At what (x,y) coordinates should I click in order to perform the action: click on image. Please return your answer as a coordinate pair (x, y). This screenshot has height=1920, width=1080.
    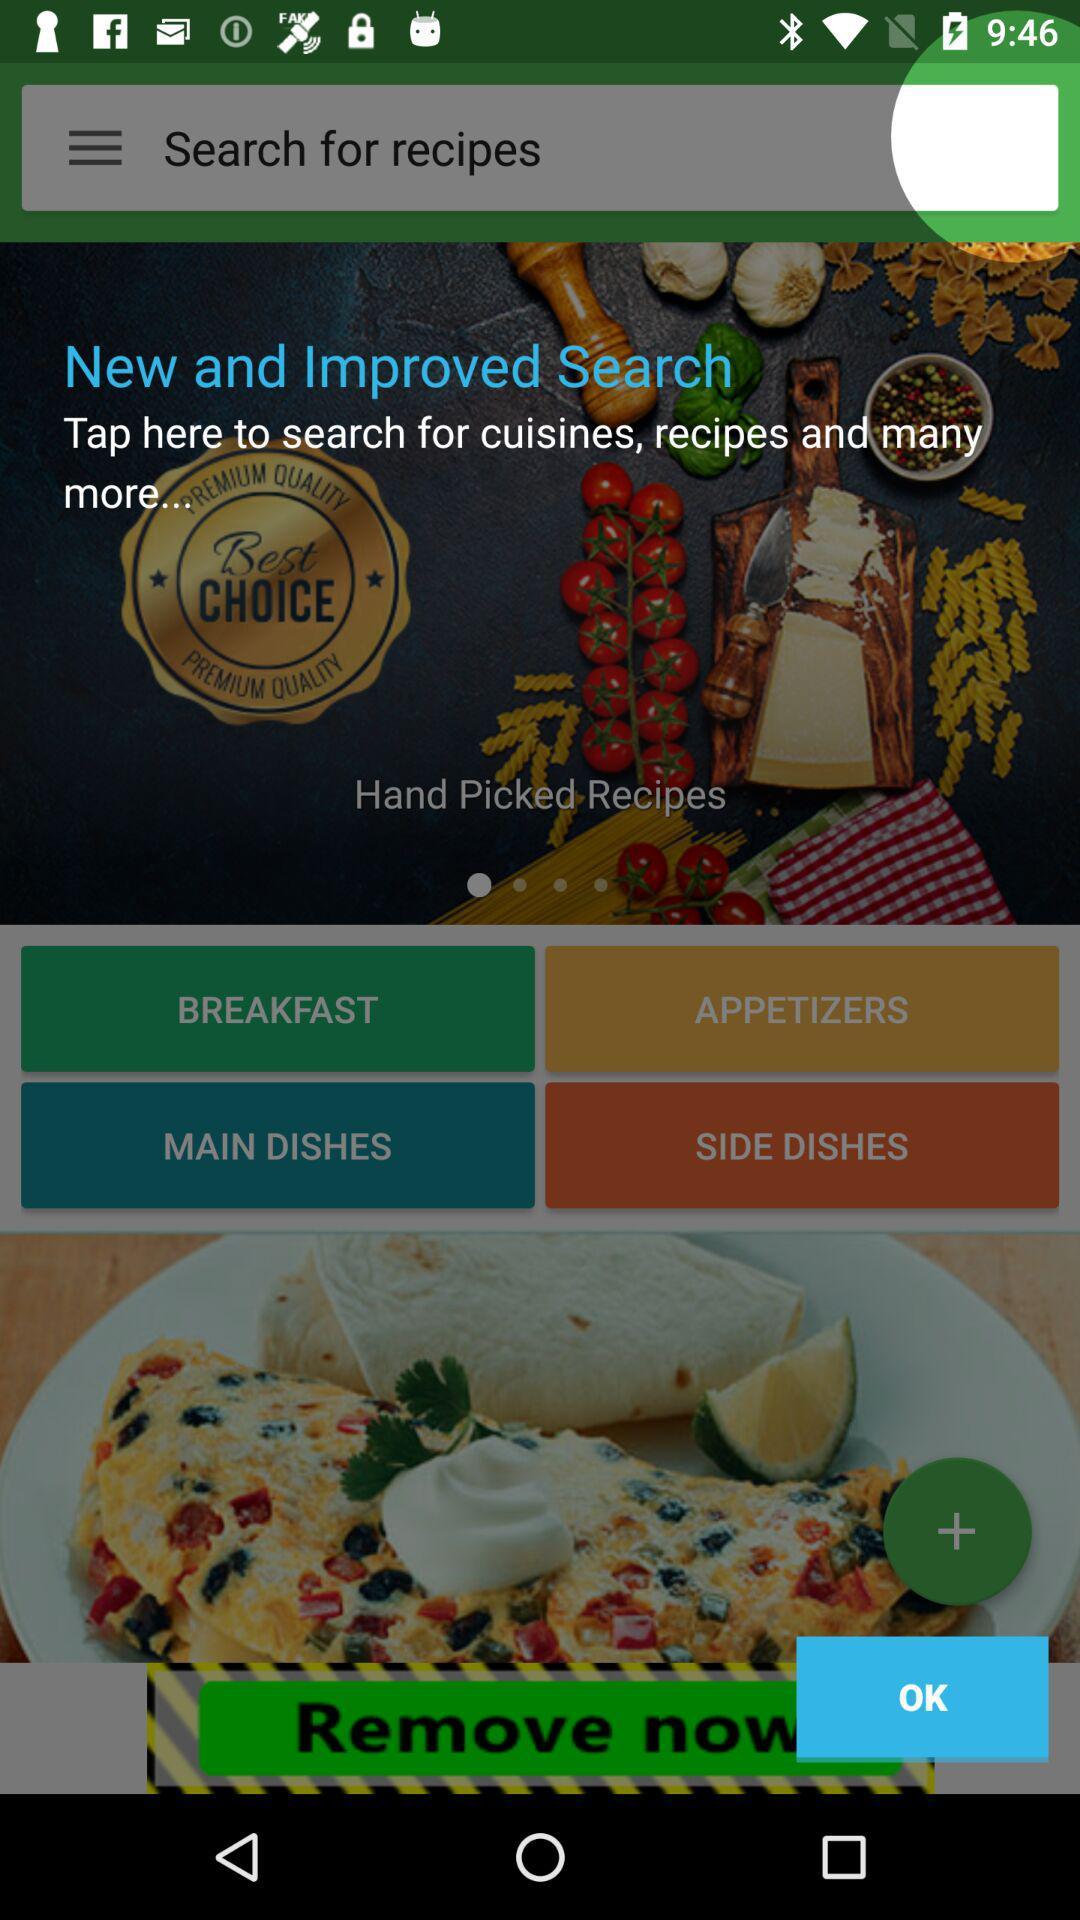
    Looking at the image, I should click on (955, 1538).